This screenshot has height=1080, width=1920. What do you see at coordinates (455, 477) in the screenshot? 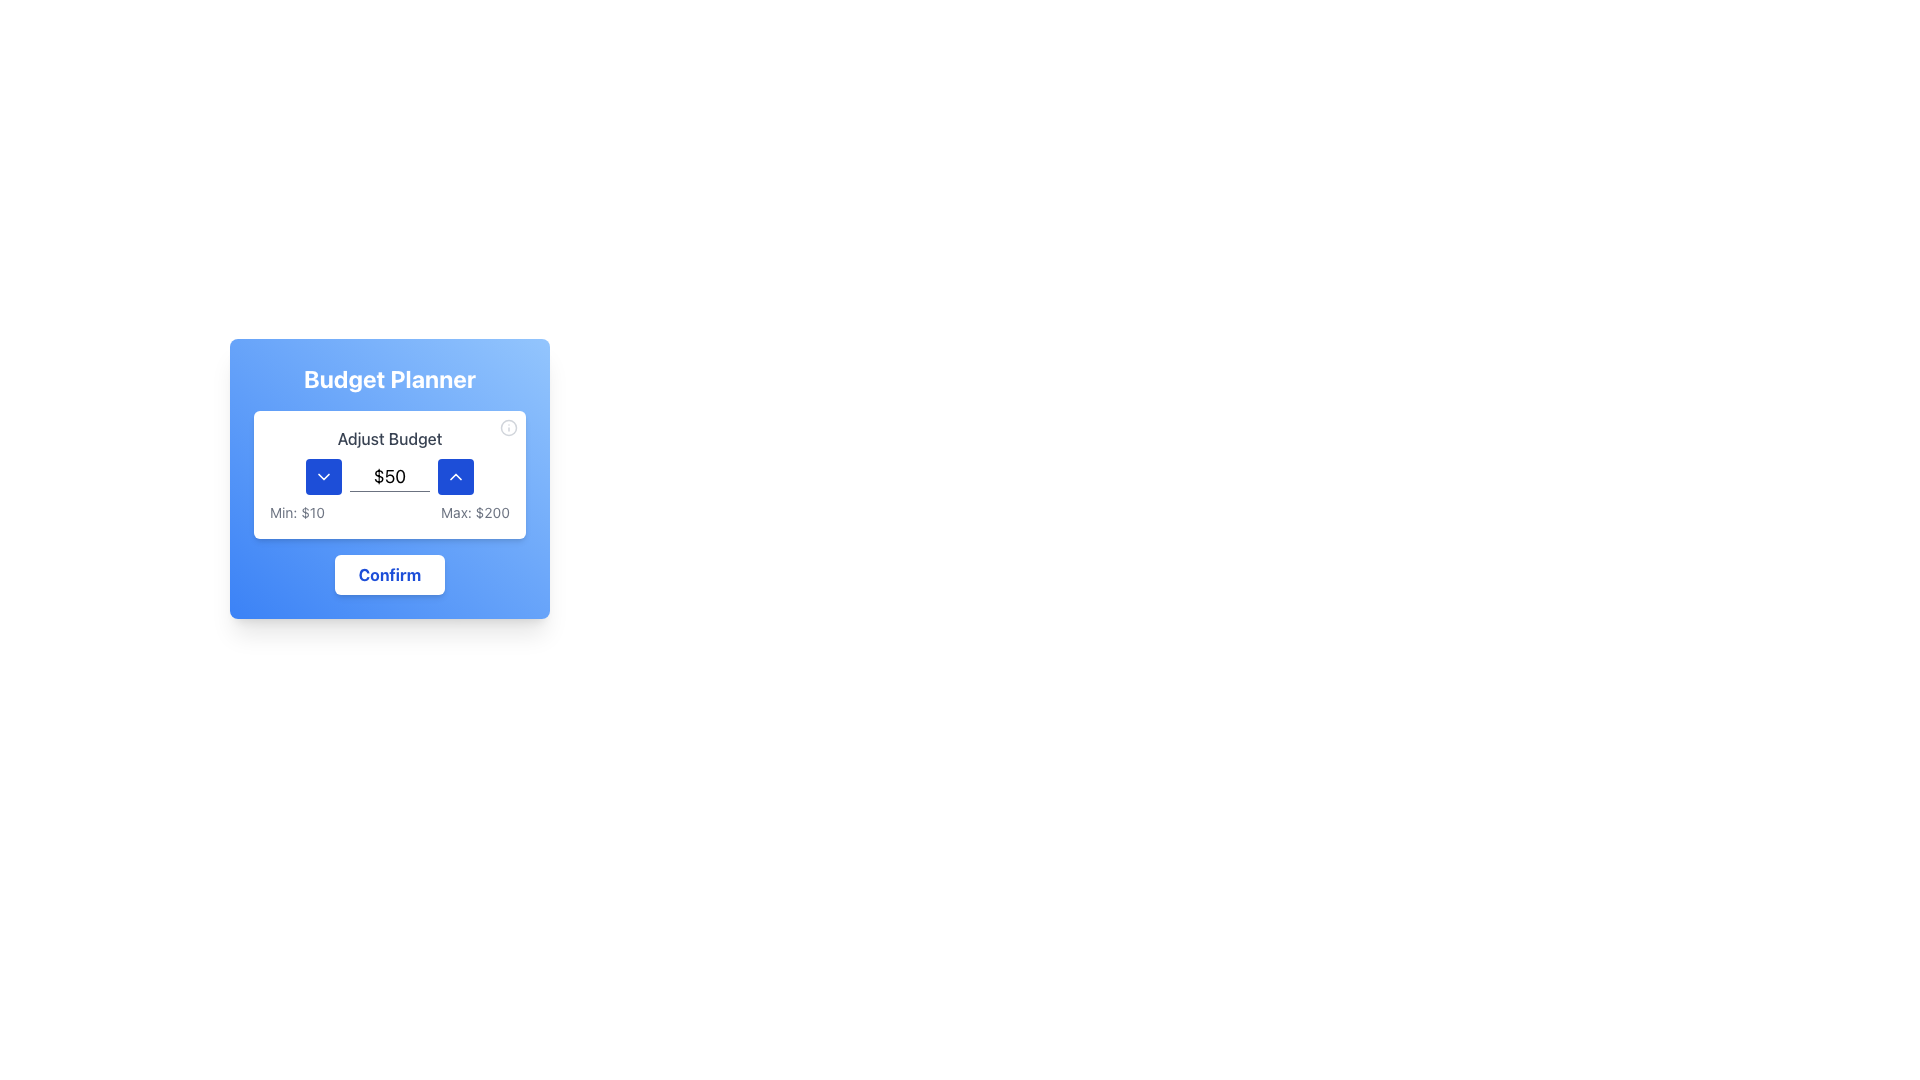
I see `the upward-pointing chevron icon styled with a blue background and white stroke, located in the 'Adjust Budget' section to increment the budget value` at bounding box center [455, 477].